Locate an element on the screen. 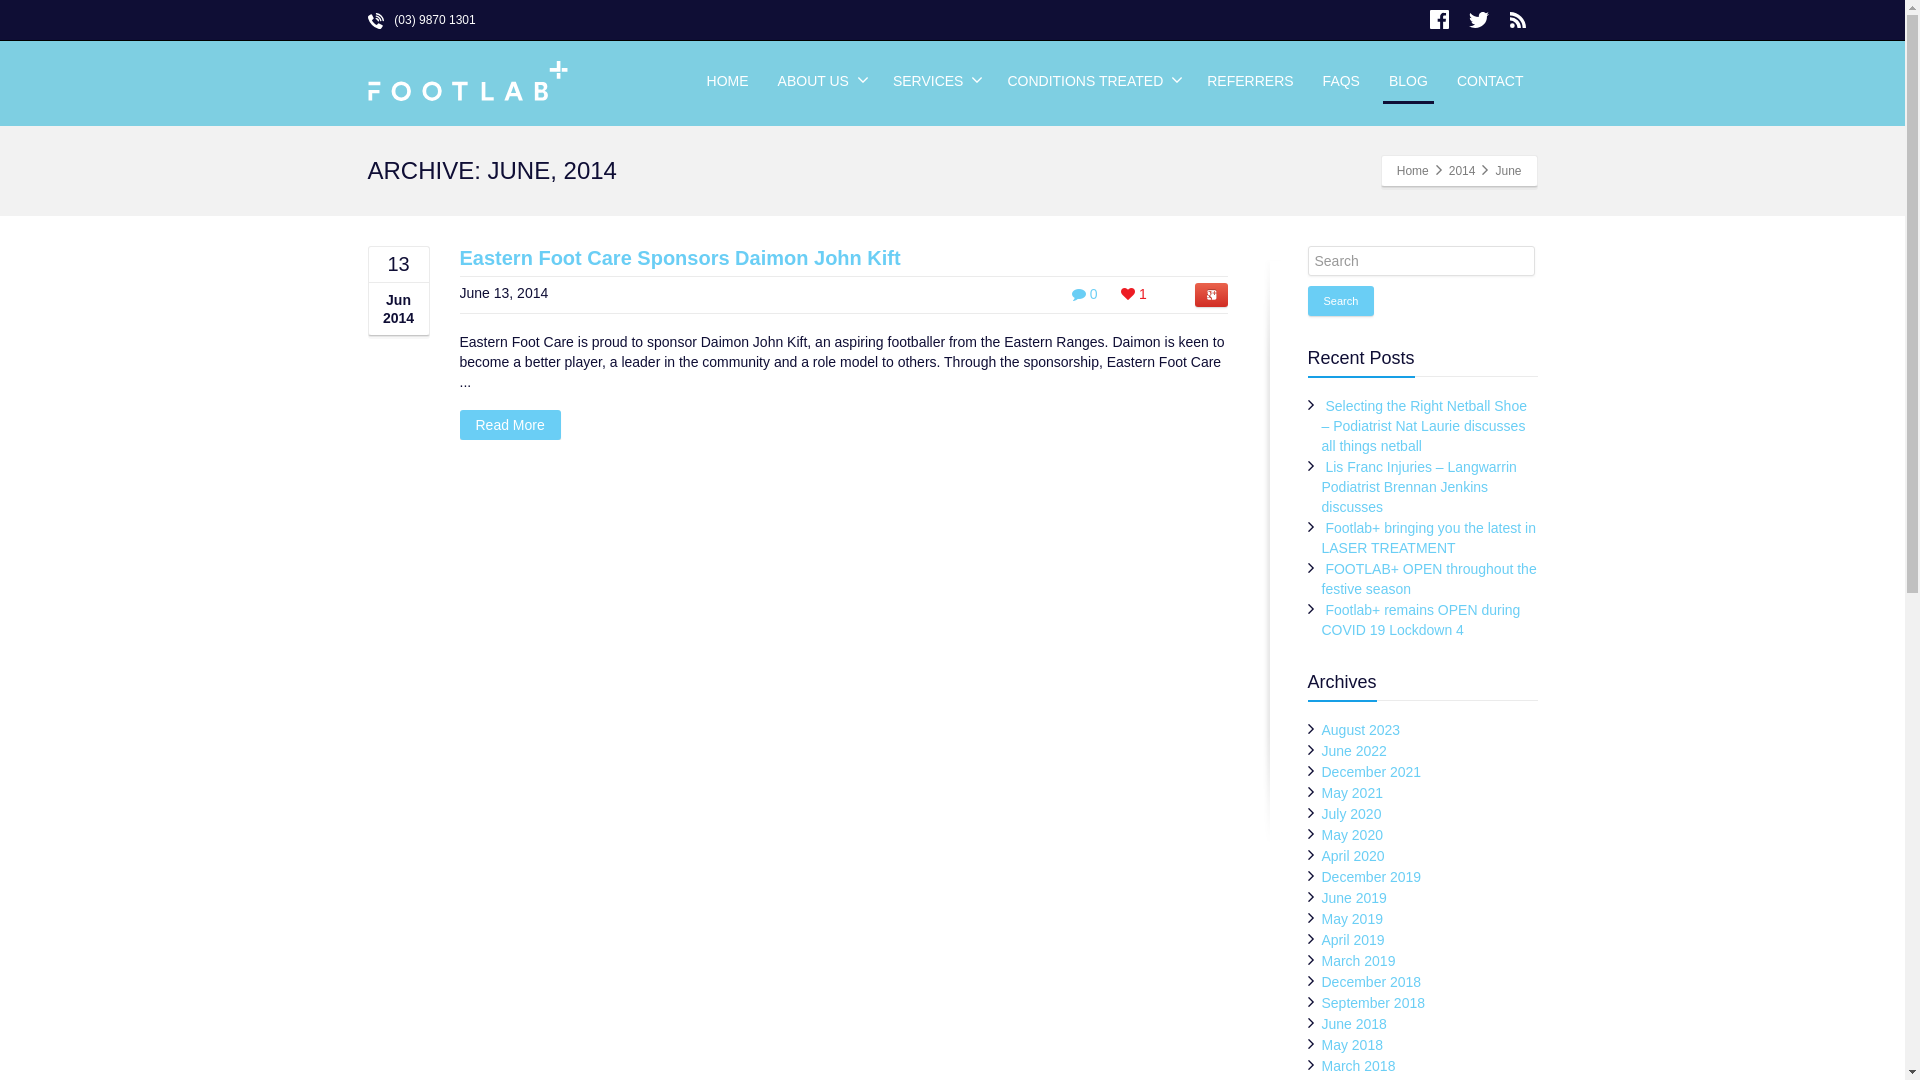 This screenshot has height=1080, width=1920. 'June 2019' is located at coordinates (1354, 897).